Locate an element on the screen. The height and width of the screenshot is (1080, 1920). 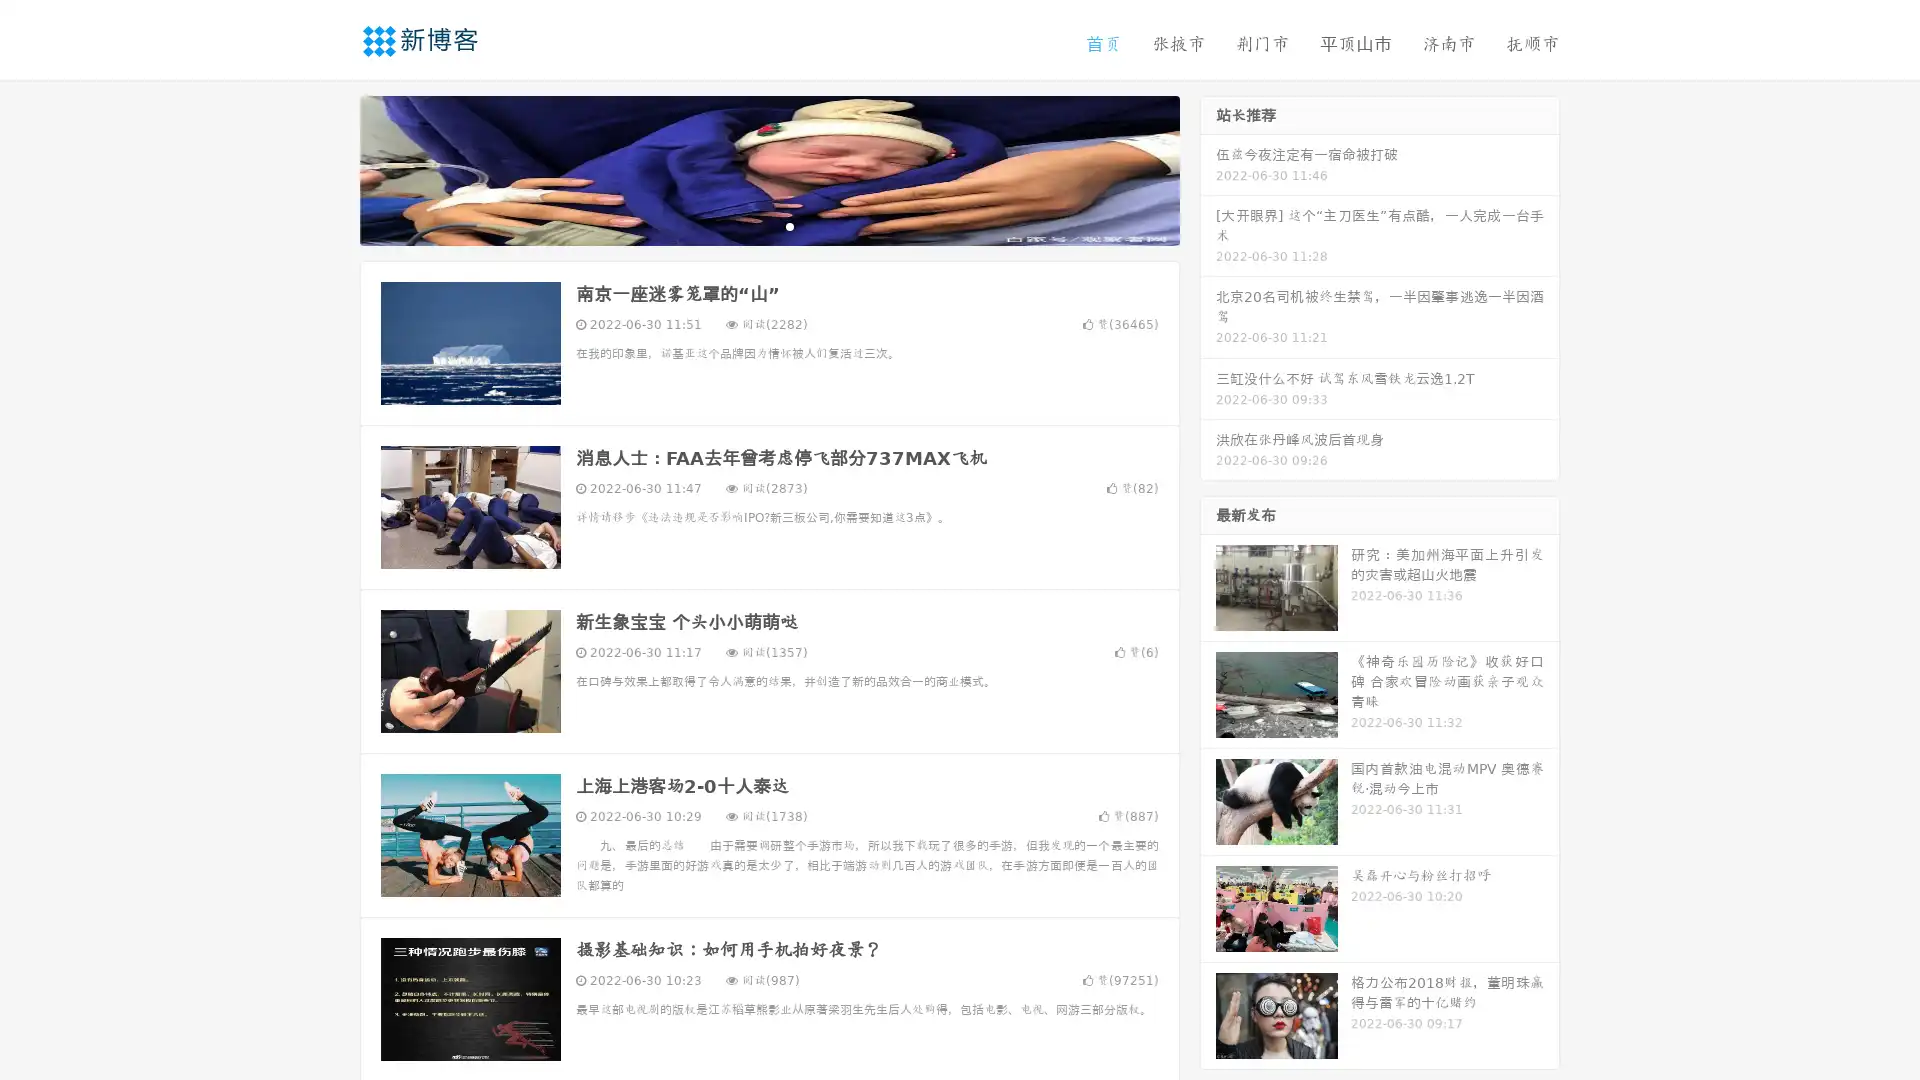
Next slide is located at coordinates (1208, 168).